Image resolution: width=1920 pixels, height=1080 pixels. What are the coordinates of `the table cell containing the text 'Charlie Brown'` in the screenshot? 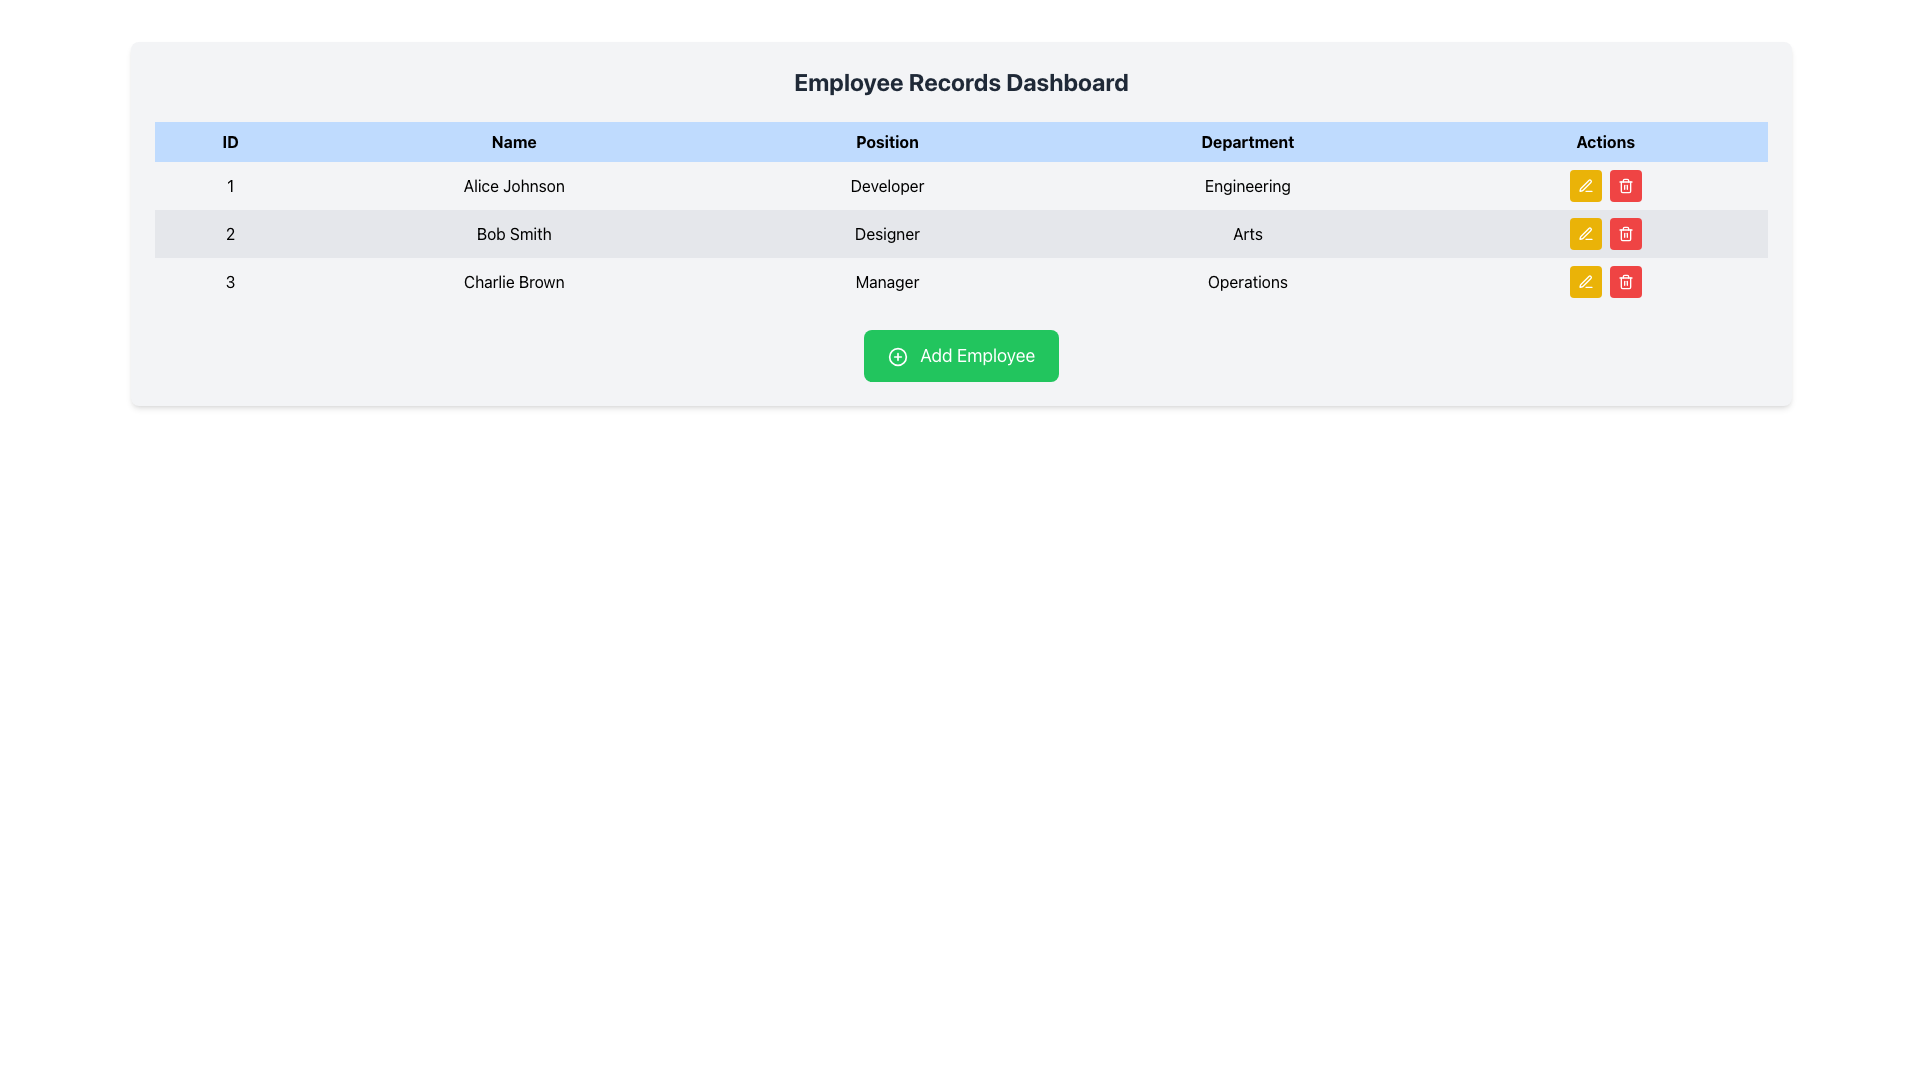 It's located at (513, 281).